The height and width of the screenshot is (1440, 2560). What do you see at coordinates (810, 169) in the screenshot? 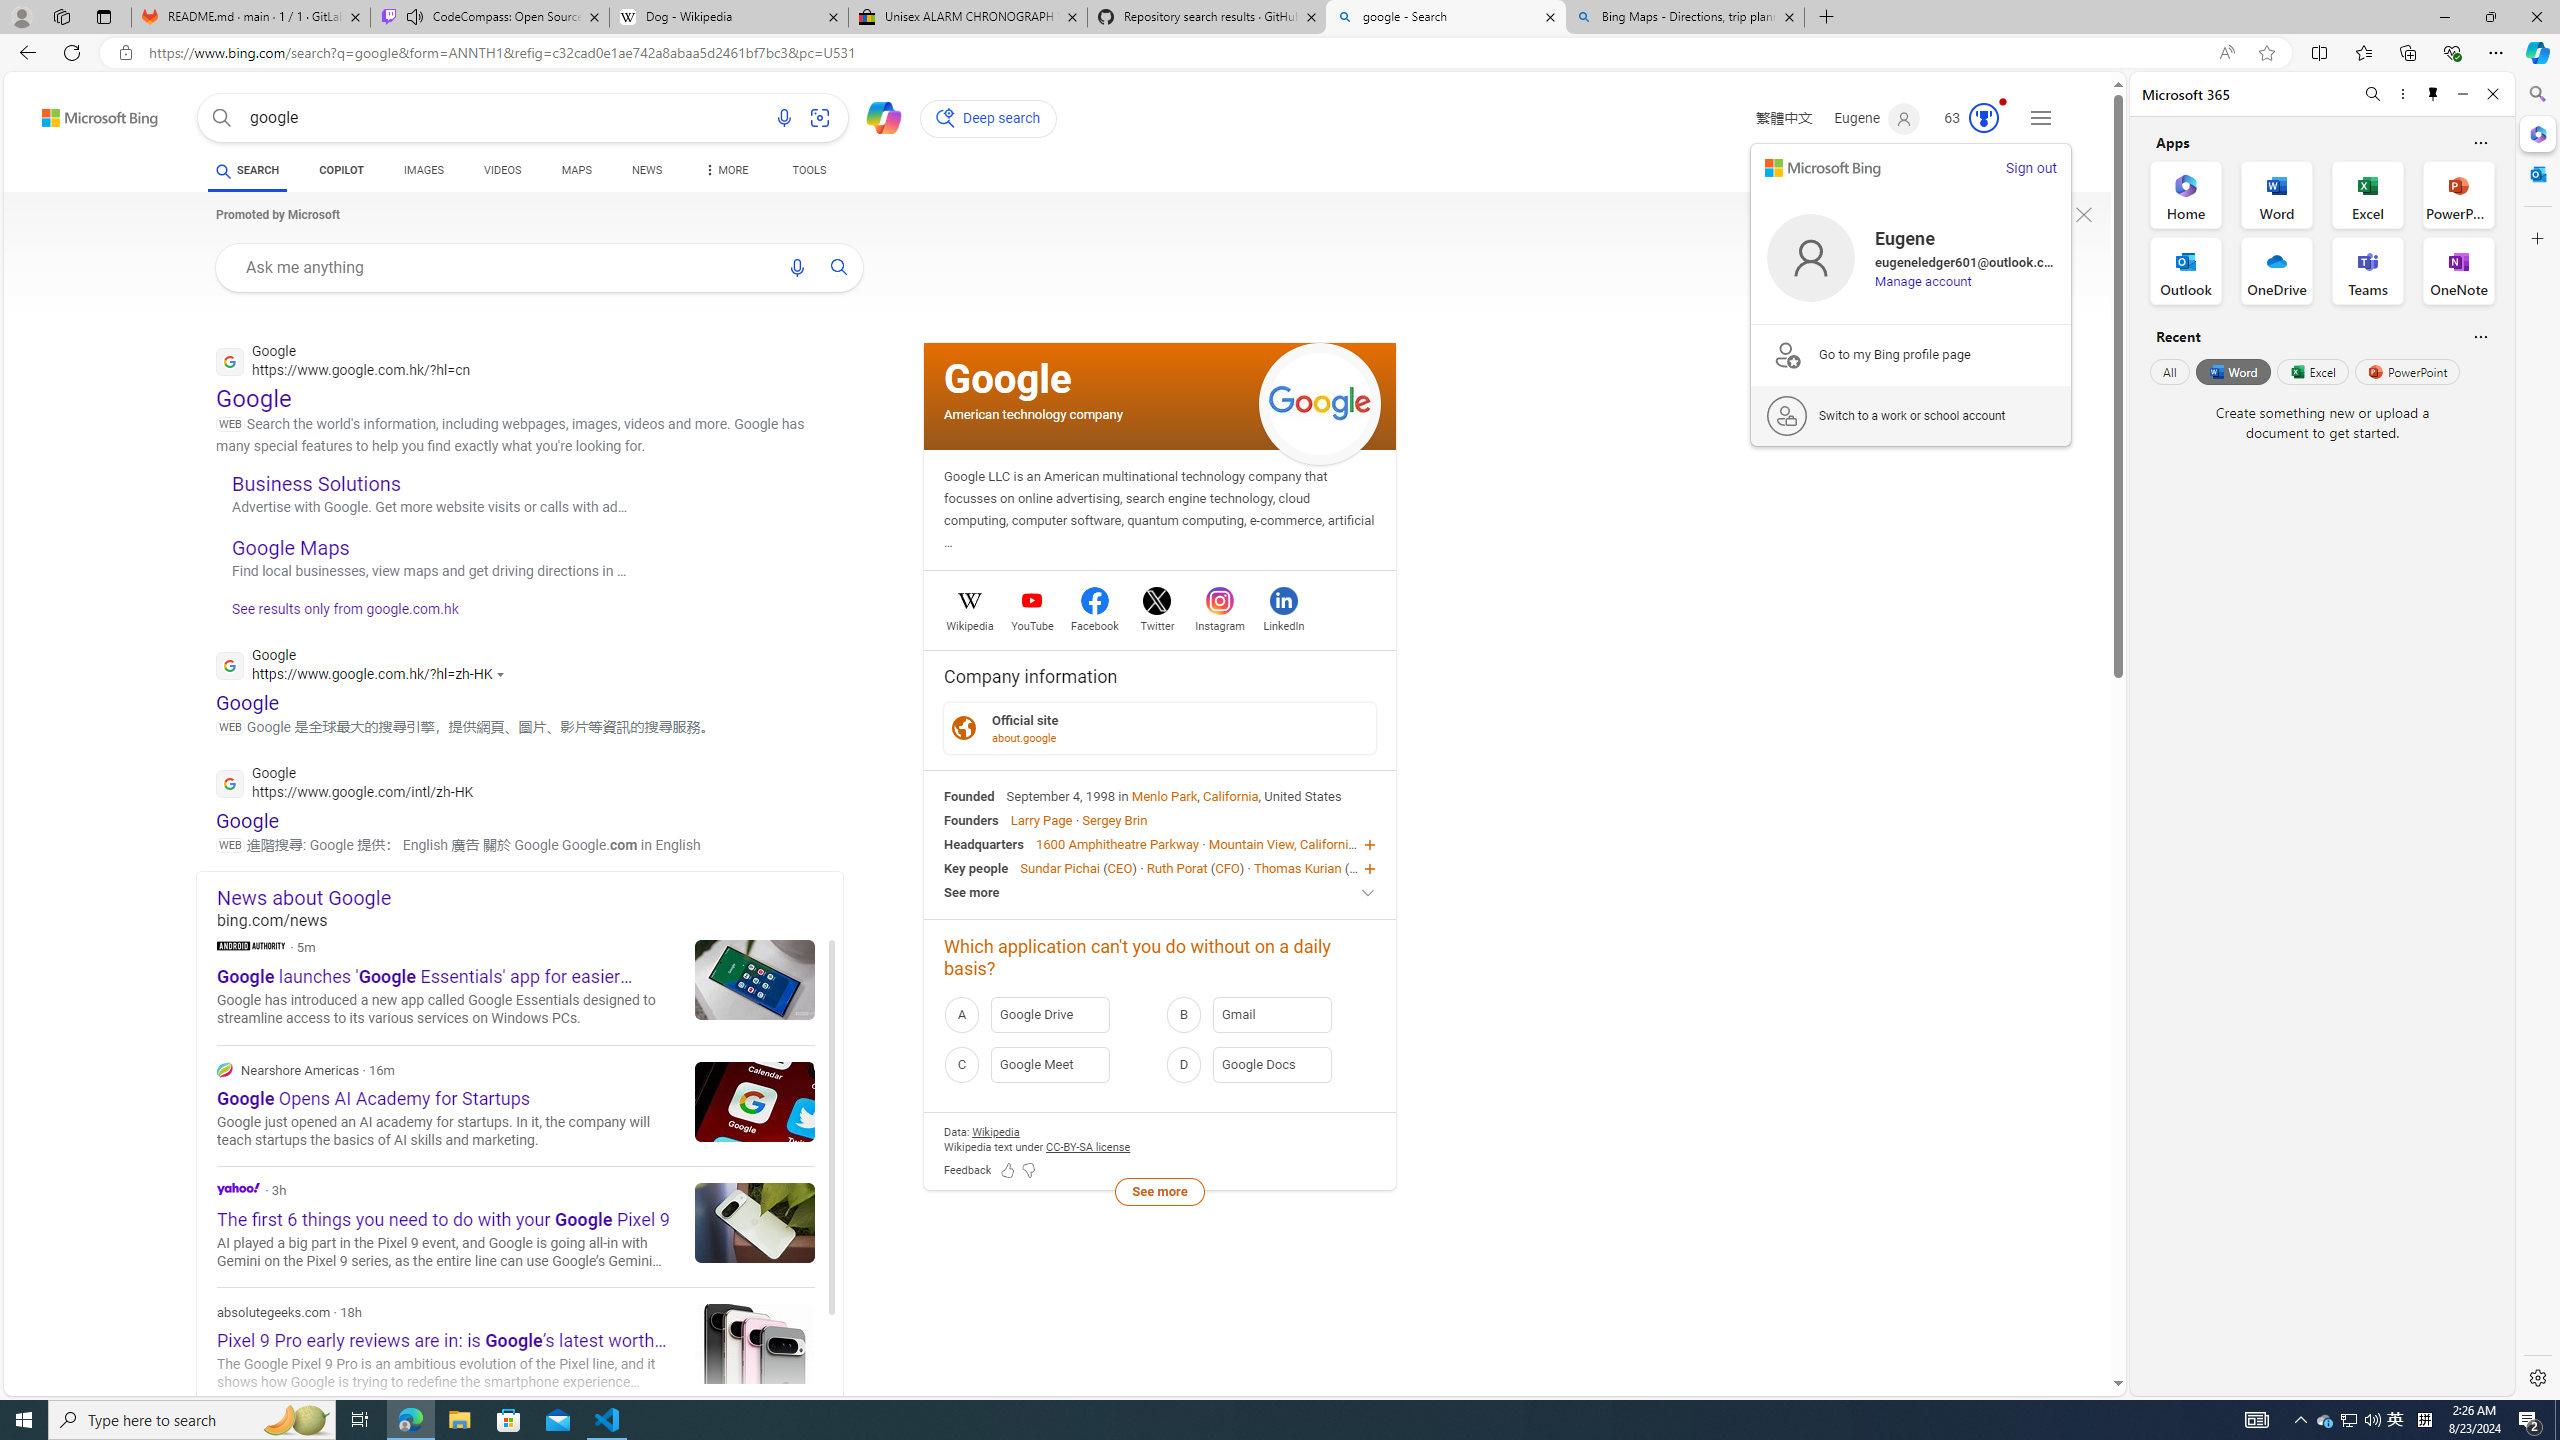
I see `'TOOLS'` at bounding box center [810, 169].